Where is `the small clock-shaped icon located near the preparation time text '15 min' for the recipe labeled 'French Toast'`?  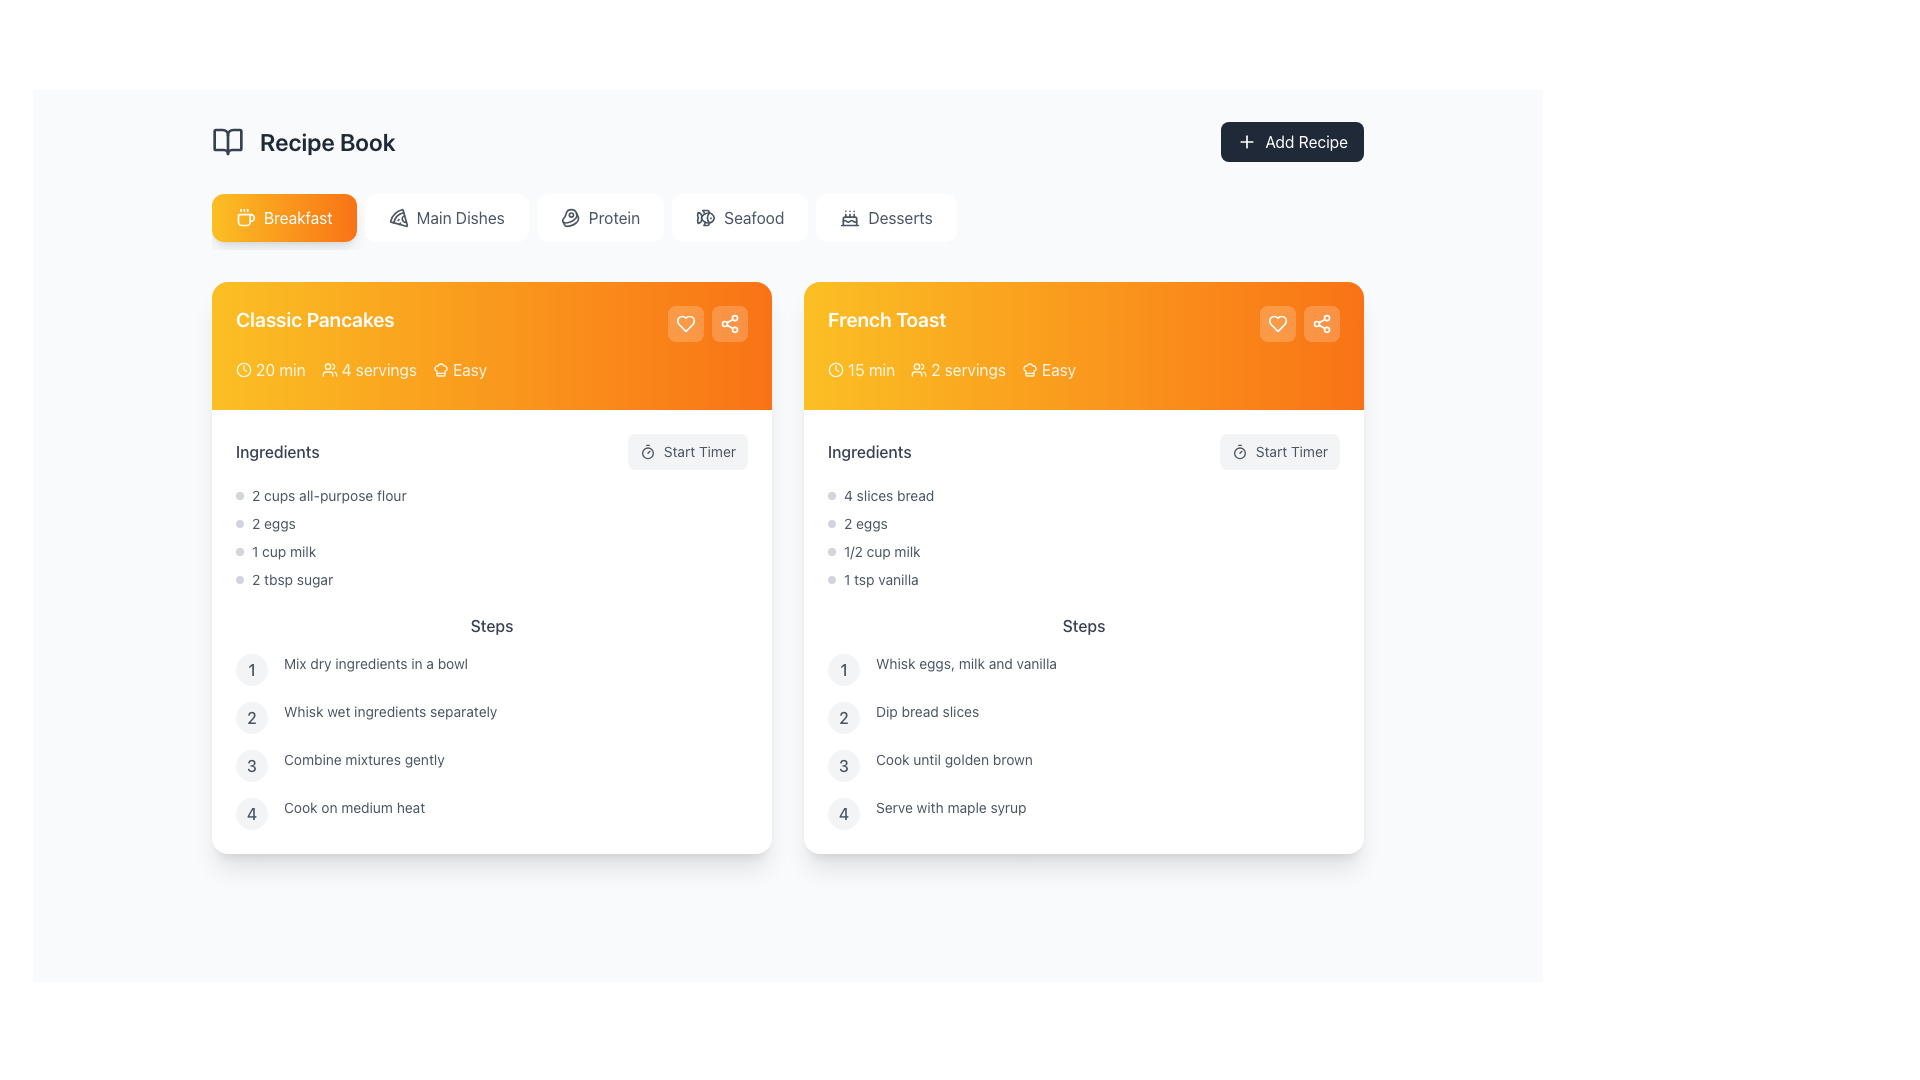 the small clock-shaped icon located near the preparation time text '15 min' for the recipe labeled 'French Toast' is located at coordinates (835, 370).